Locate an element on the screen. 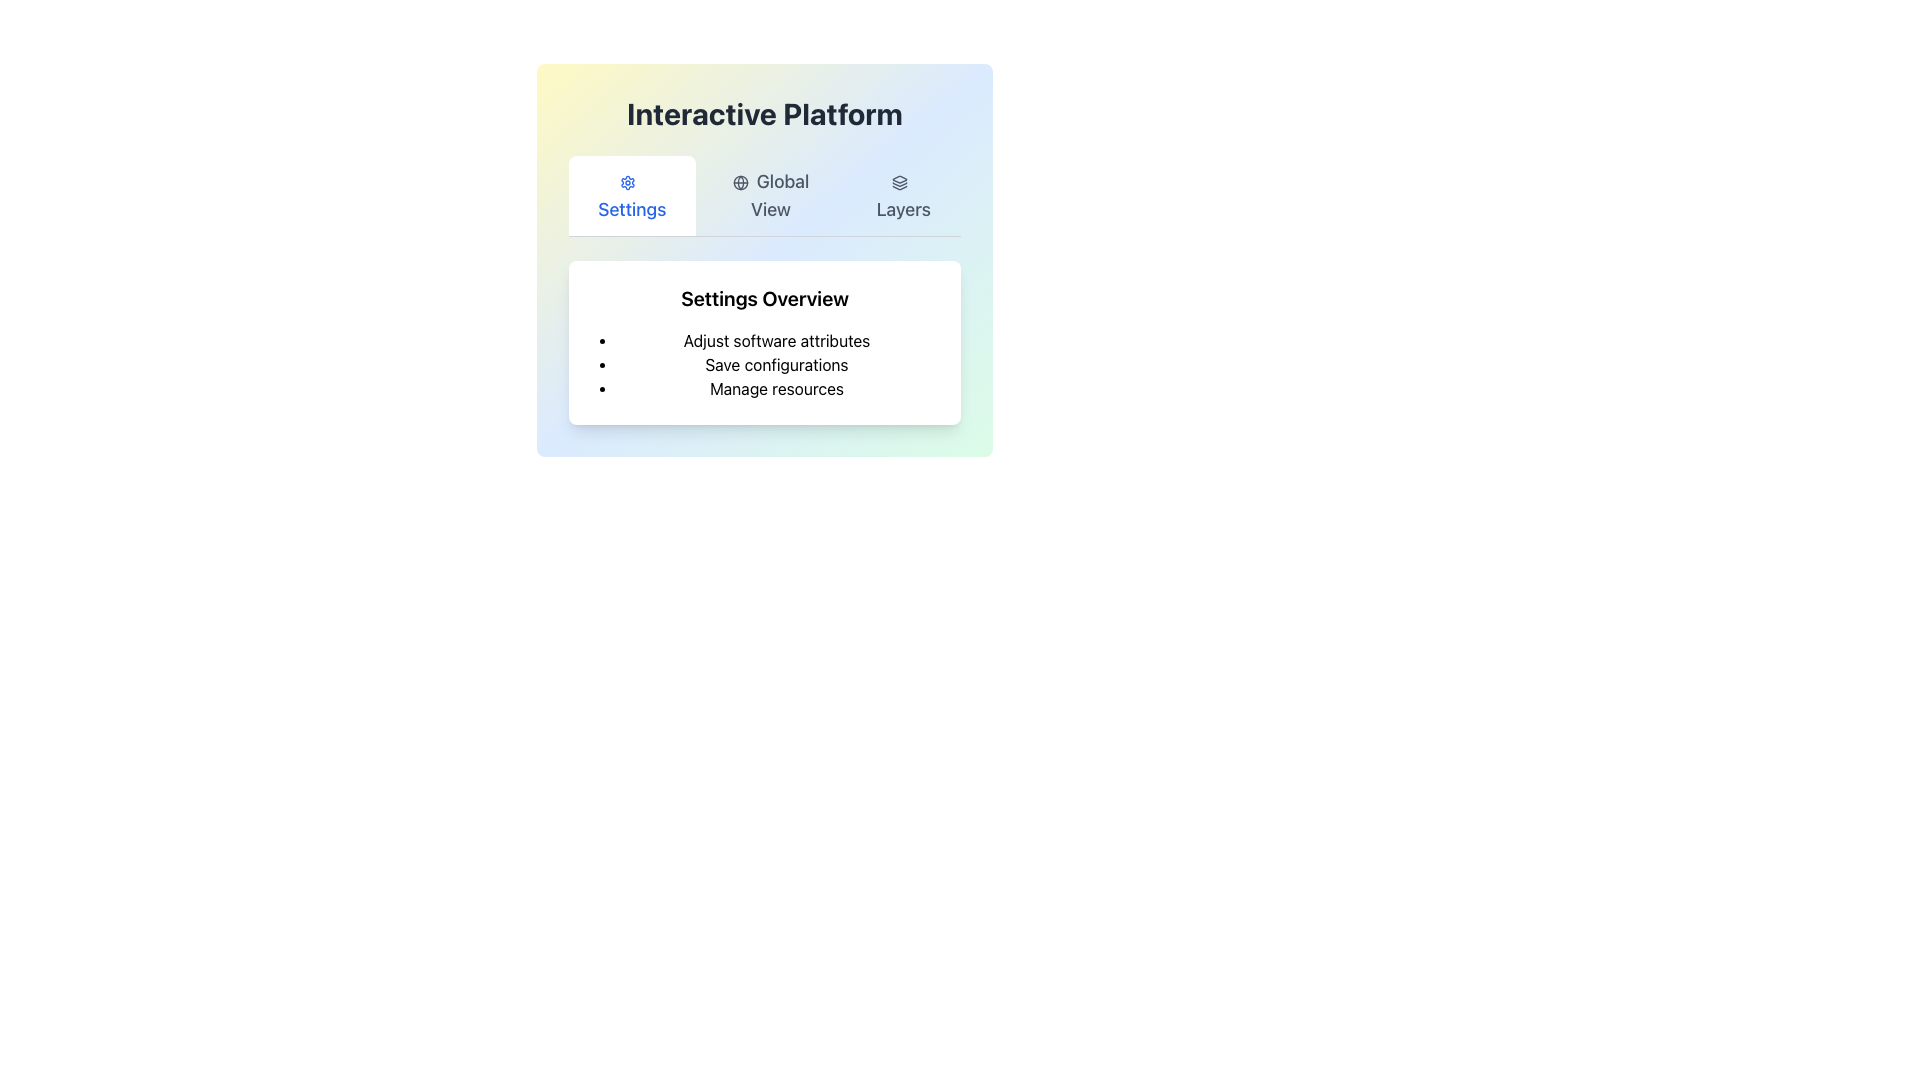  the settings button, which is the leftmost button in a horizontal group of three is located at coordinates (631, 196).